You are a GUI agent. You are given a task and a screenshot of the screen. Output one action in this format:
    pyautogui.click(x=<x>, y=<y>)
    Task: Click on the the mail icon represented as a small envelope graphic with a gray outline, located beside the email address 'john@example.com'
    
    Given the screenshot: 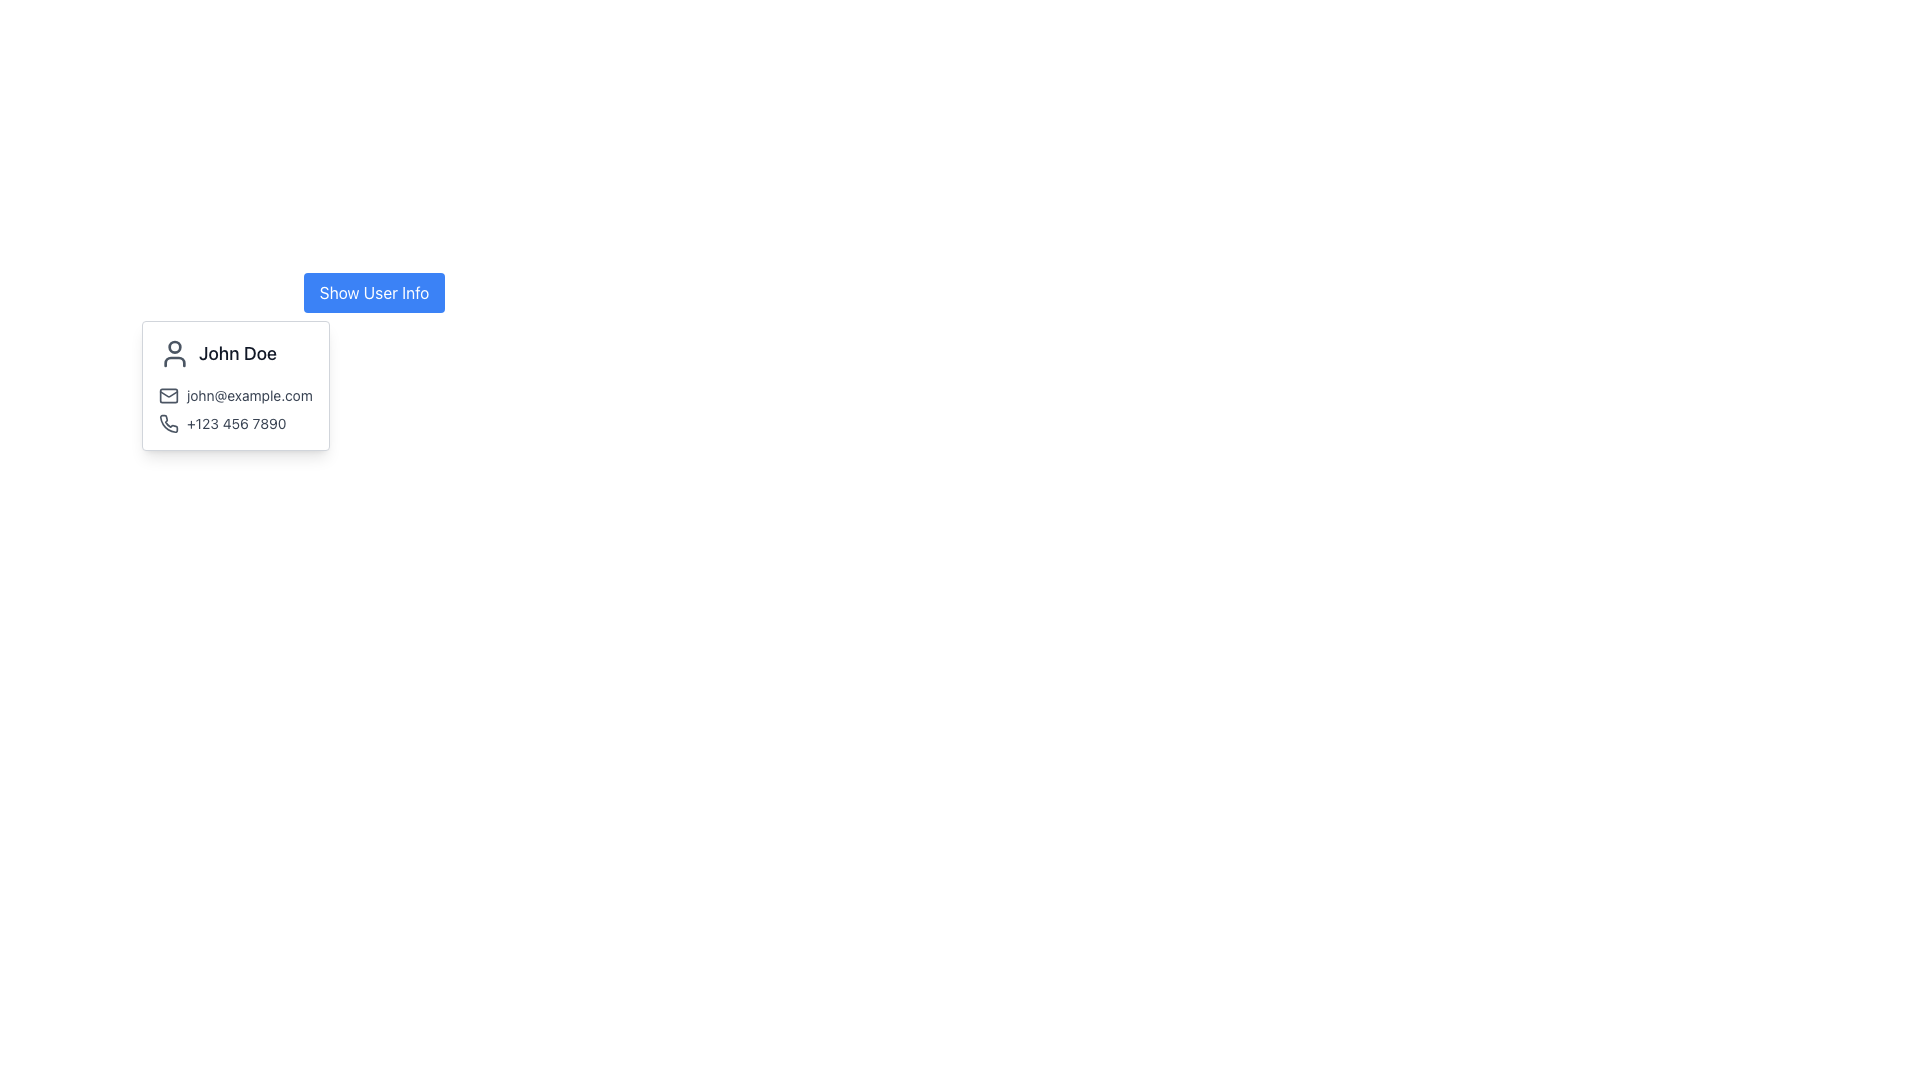 What is the action you would take?
    pyautogui.click(x=168, y=396)
    